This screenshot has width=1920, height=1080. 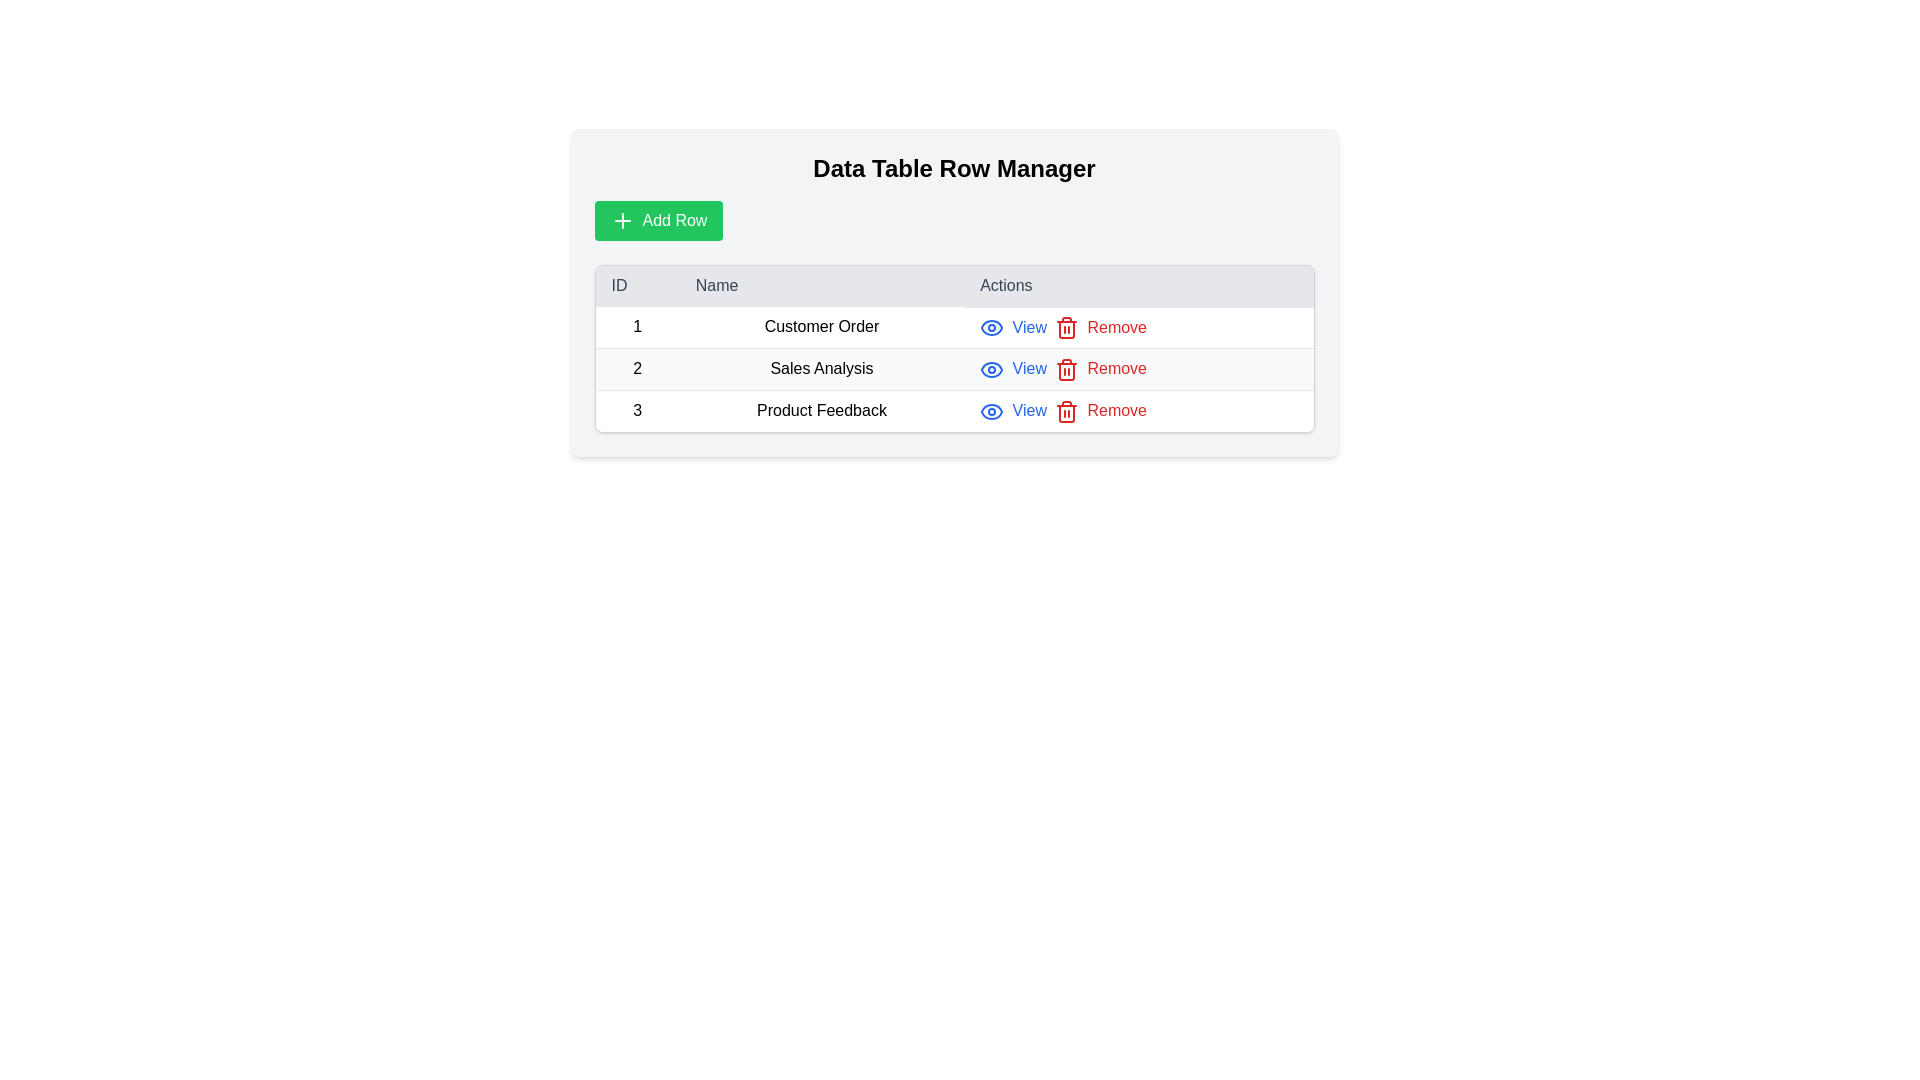 I want to click on the read-only identifier cell in the third row of the table, which is positioned in the 'ID' column, to potentially interact with the corresponding row, so click(x=636, y=409).